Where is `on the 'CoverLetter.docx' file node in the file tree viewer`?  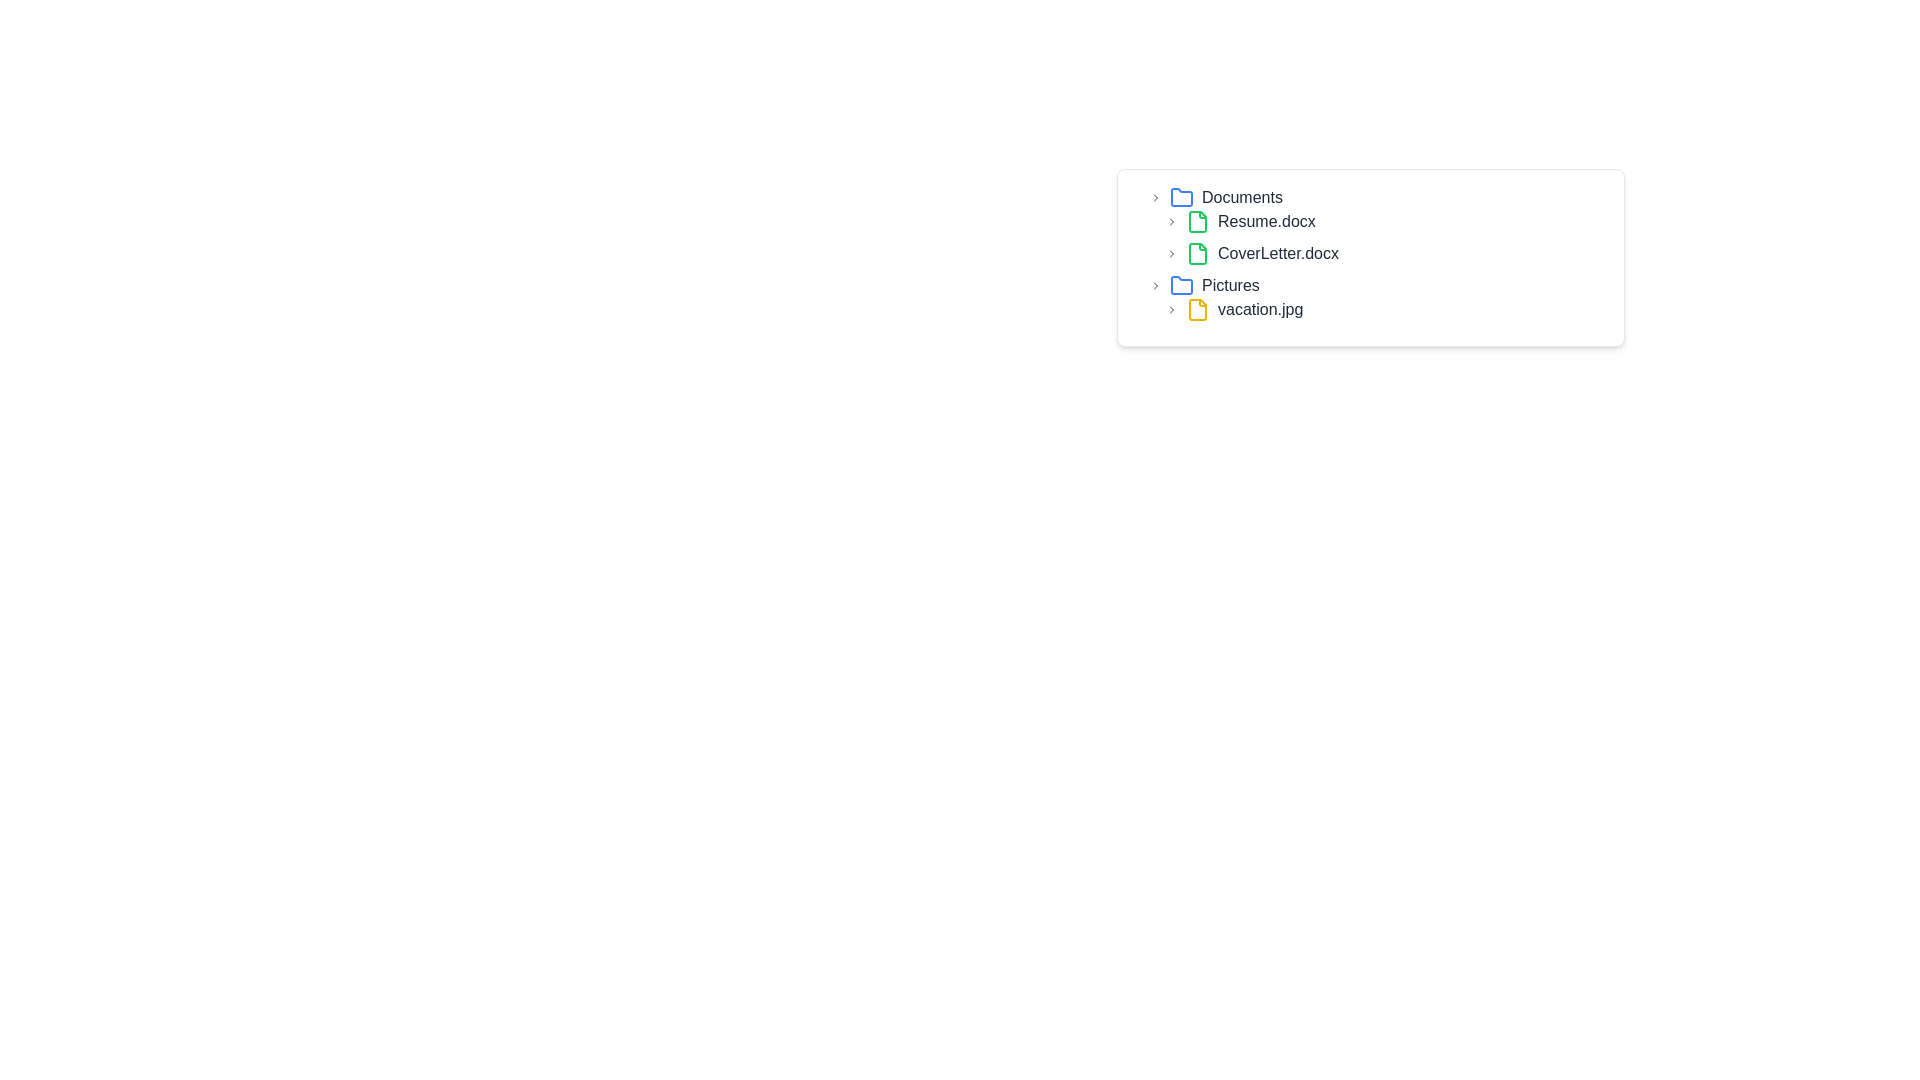 on the 'CoverLetter.docx' file node in the file tree viewer is located at coordinates (1386, 253).